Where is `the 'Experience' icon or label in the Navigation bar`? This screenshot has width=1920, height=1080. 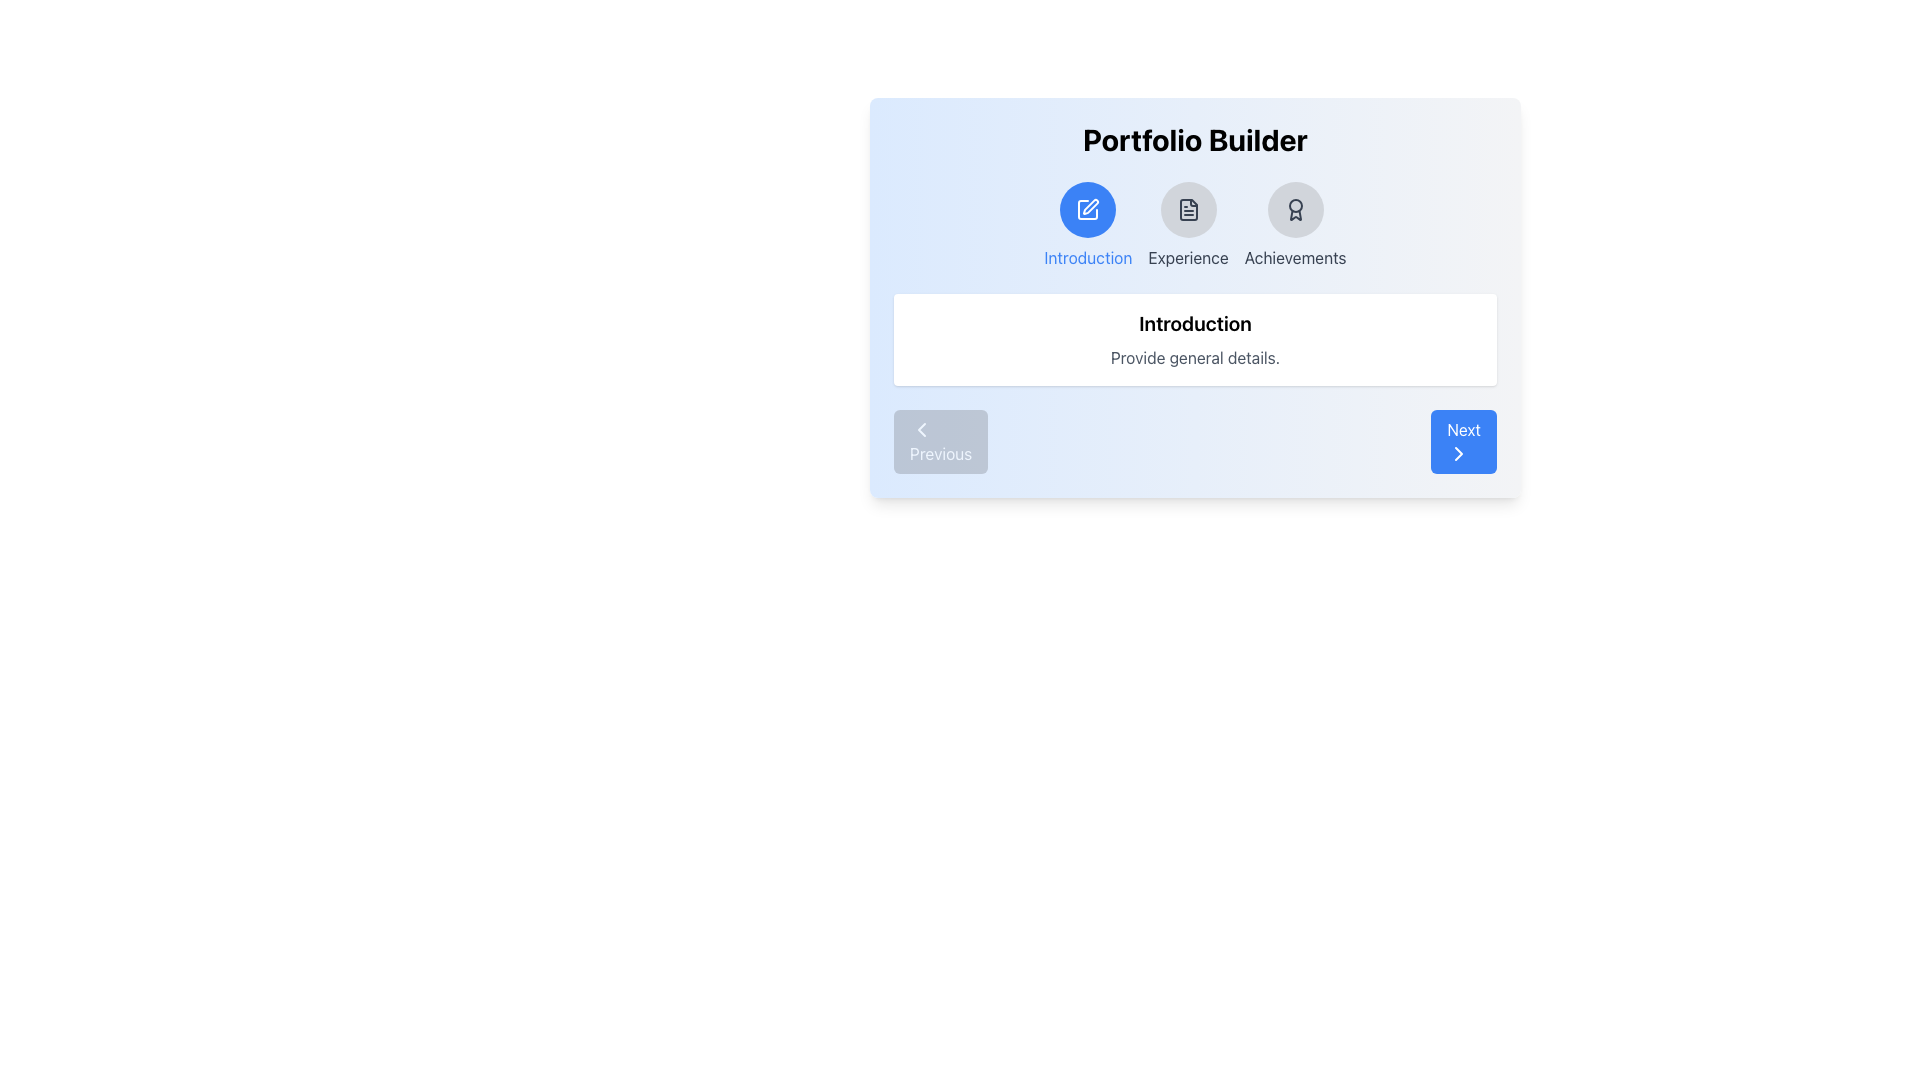
the 'Experience' icon or label in the Navigation bar is located at coordinates (1195, 225).